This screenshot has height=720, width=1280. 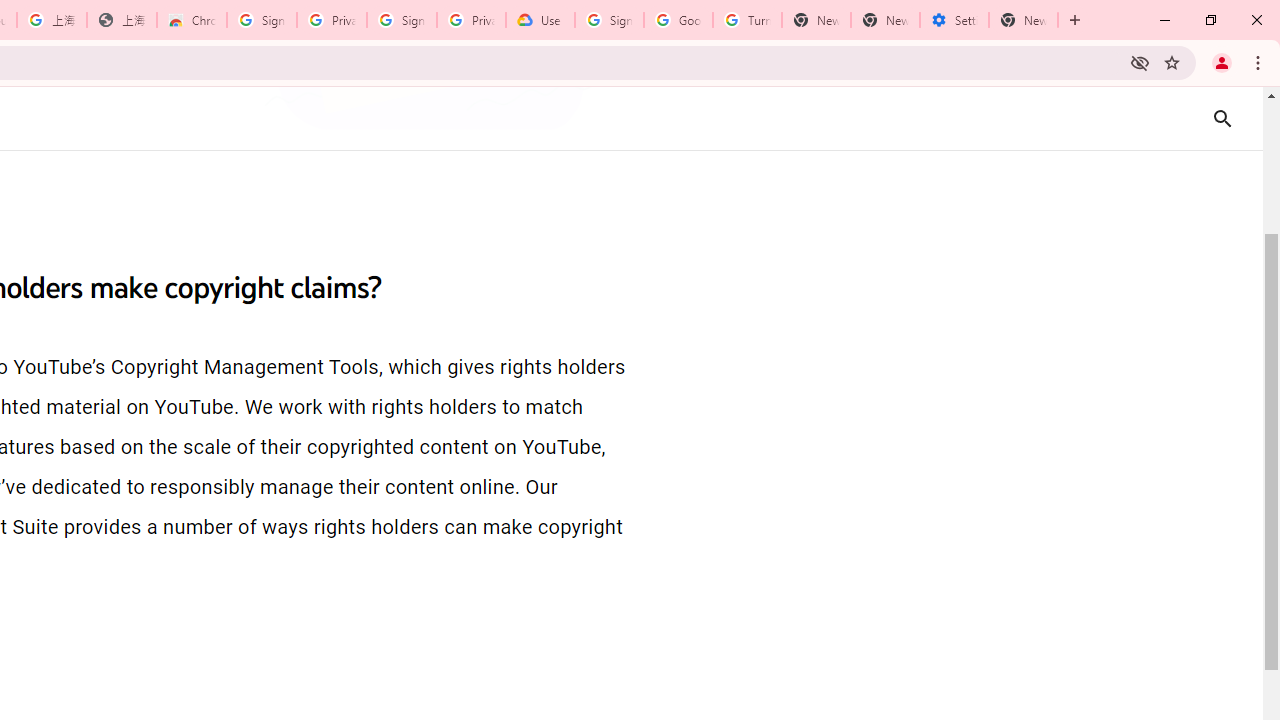 What do you see at coordinates (192, 20) in the screenshot?
I see `'Chrome Web Store - Color themes by Chrome'` at bounding box center [192, 20].